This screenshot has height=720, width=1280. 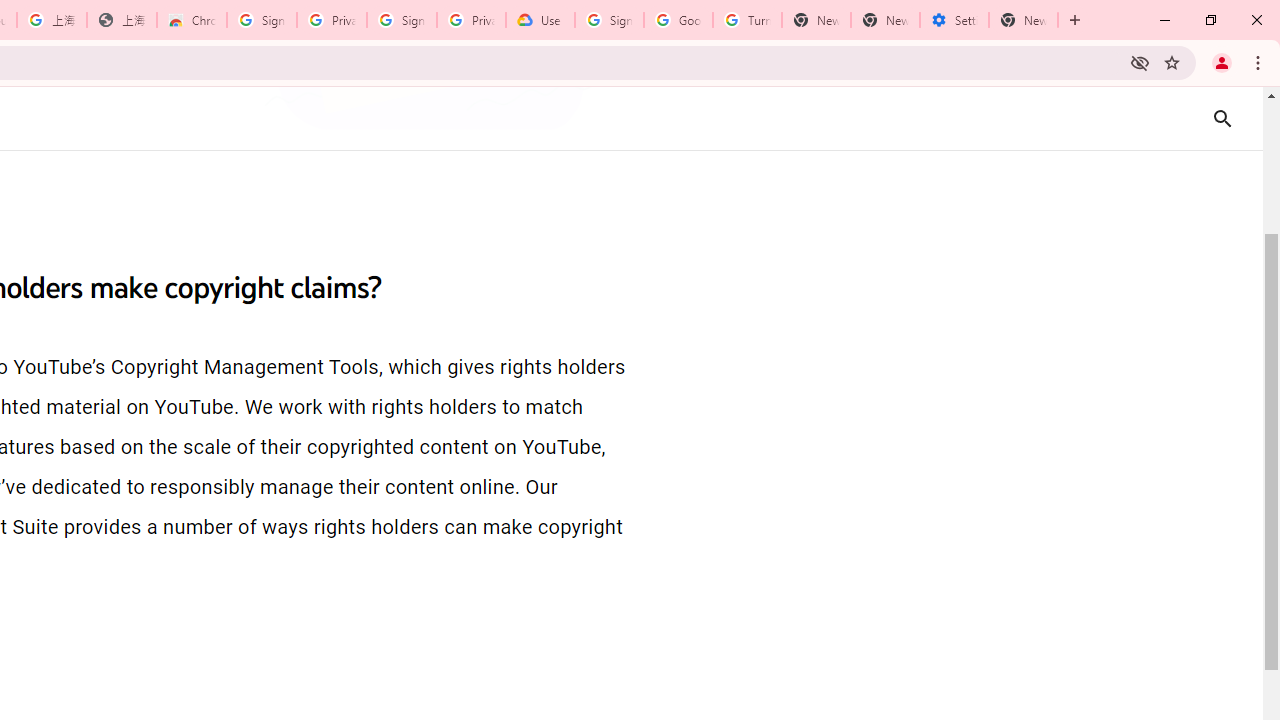 What do you see at coordinates (192, 20) in the screenshot?
I see `'Chrome Web Store - Color themes by Chrome'` at bounding box center [192, 20].